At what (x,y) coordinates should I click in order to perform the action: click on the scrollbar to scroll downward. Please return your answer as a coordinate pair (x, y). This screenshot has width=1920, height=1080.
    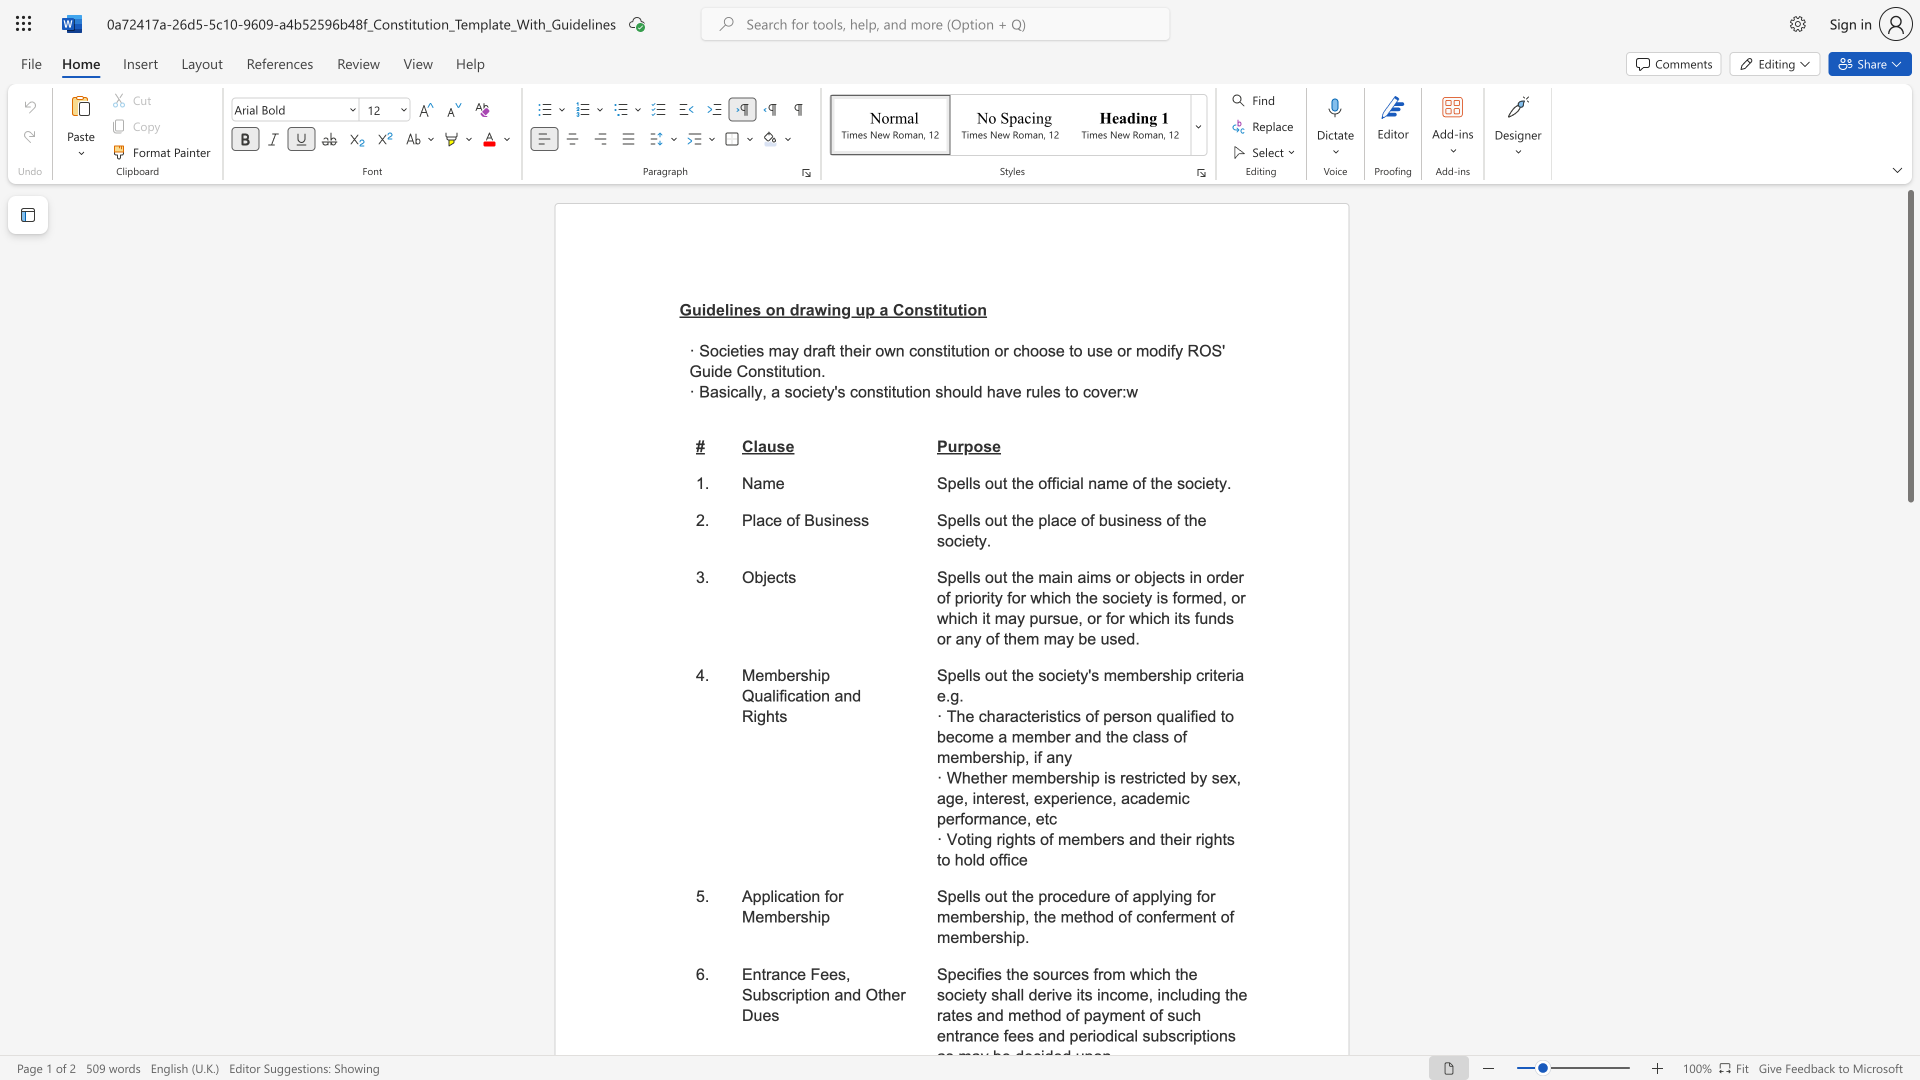
    Looking at the image, I should click on (1909, 659).